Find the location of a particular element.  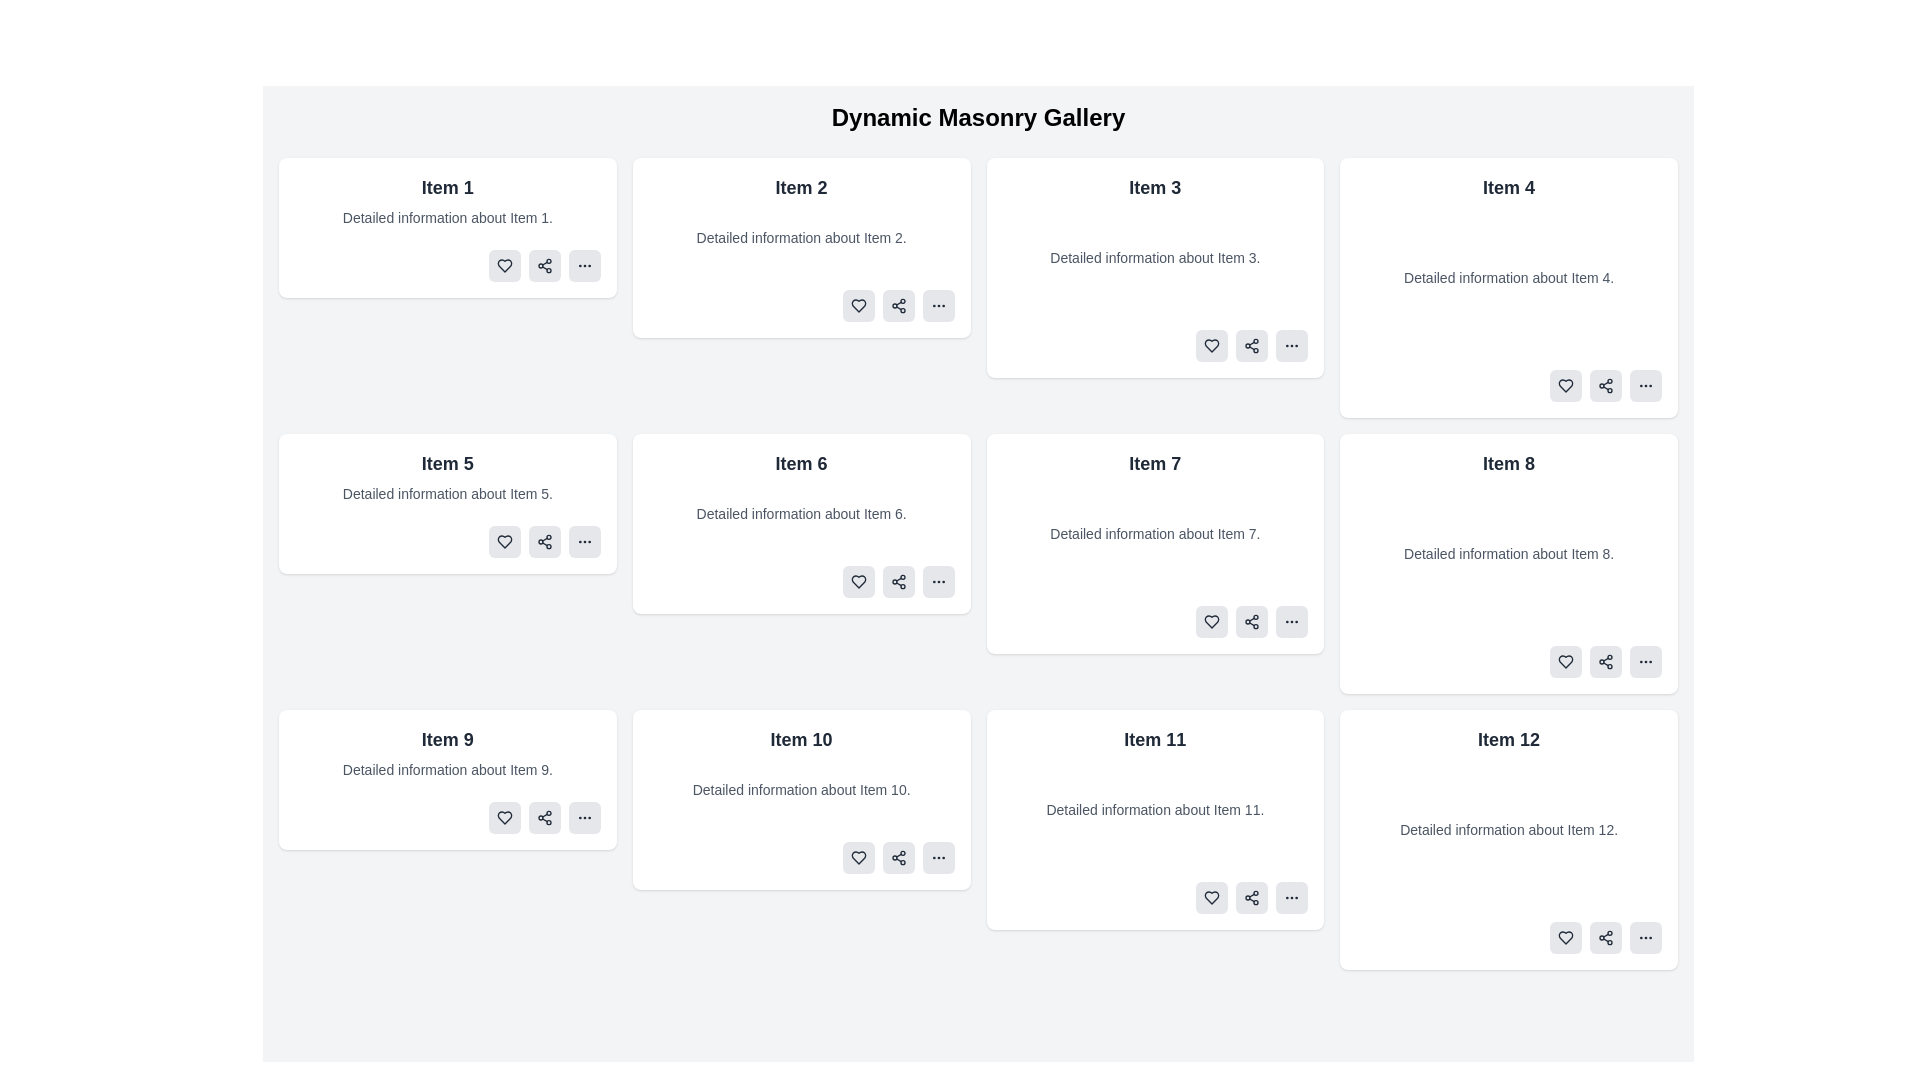

the heart-shaped IconButton indicating 'like' functionality located in the action area of 'Item 2' in the 'Dynamic Masonry Gallery' layout is located at coordinates (858, 305).